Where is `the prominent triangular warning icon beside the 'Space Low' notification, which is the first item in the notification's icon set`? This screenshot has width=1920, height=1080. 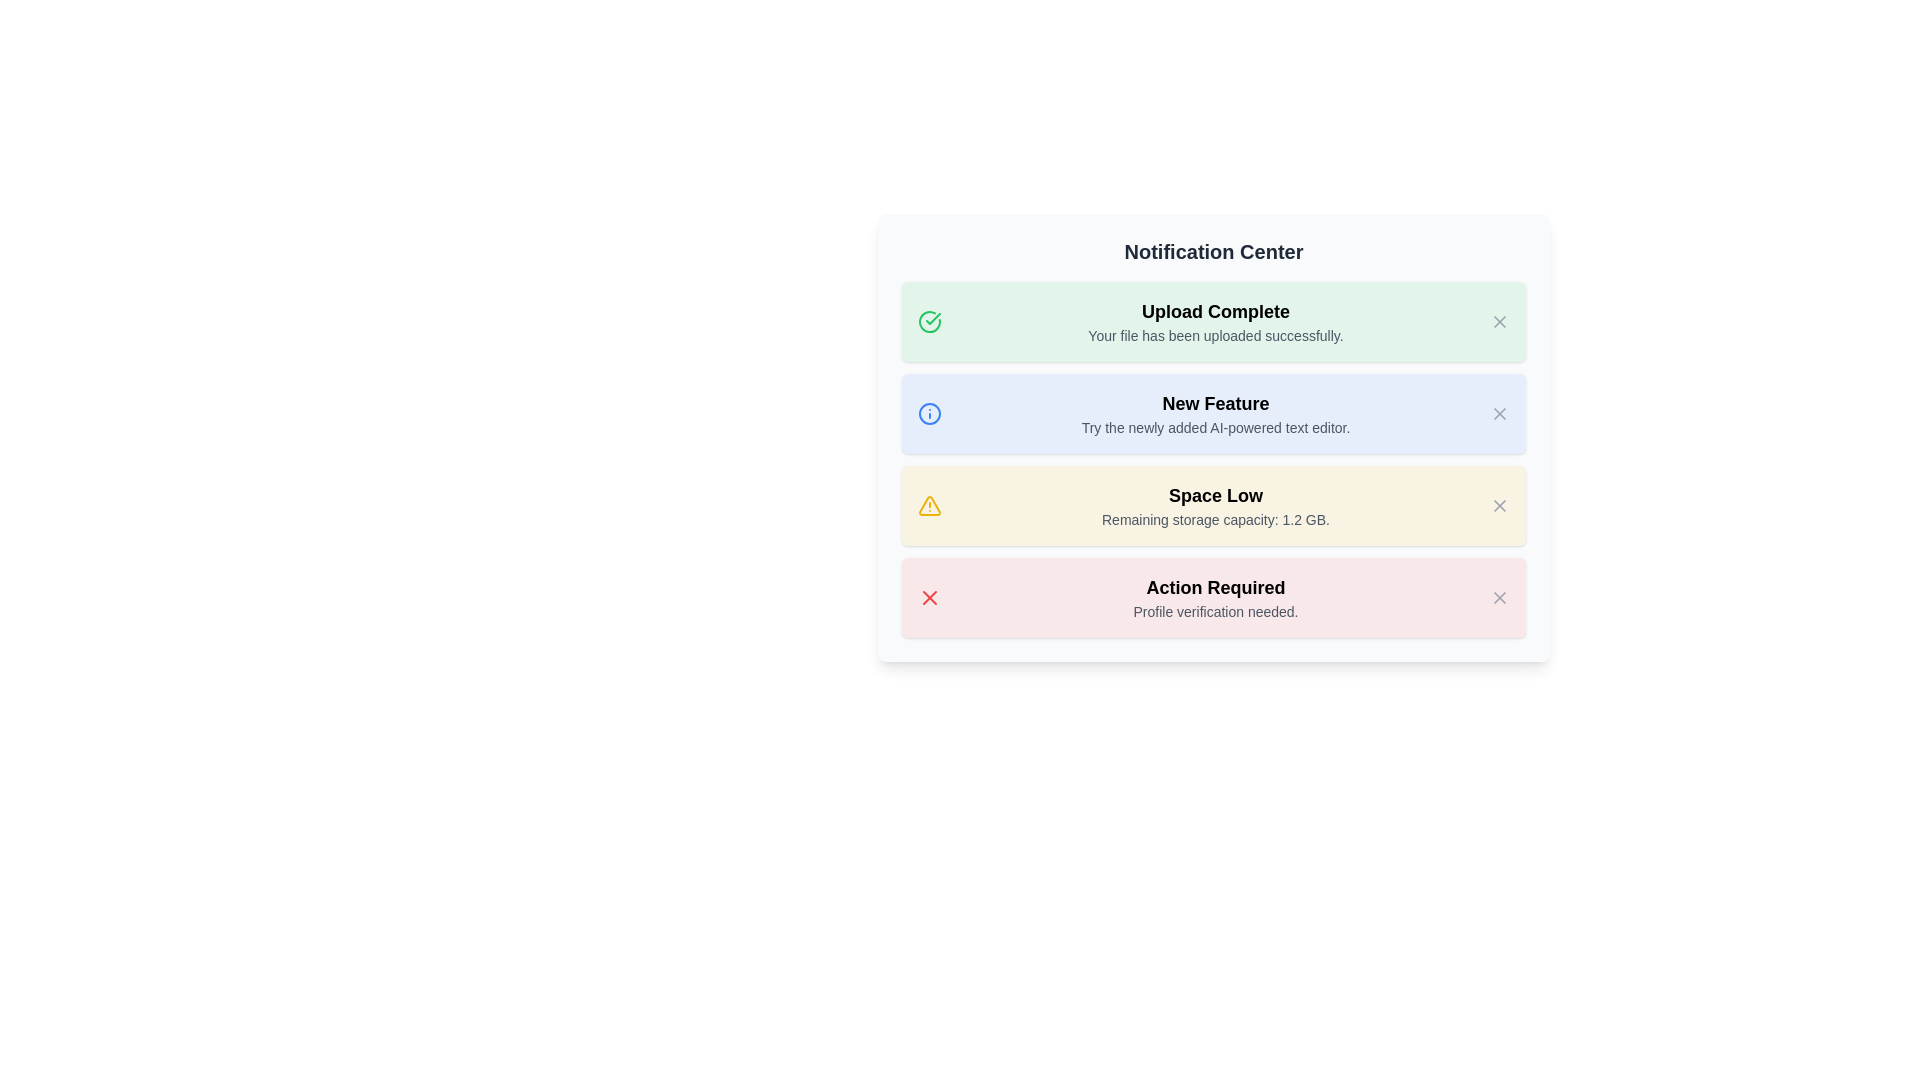 the prominent triangular warning icon beside the 'Space Low' notification, which is the first item in the notification's icon set is located at coordinates (929, 504).